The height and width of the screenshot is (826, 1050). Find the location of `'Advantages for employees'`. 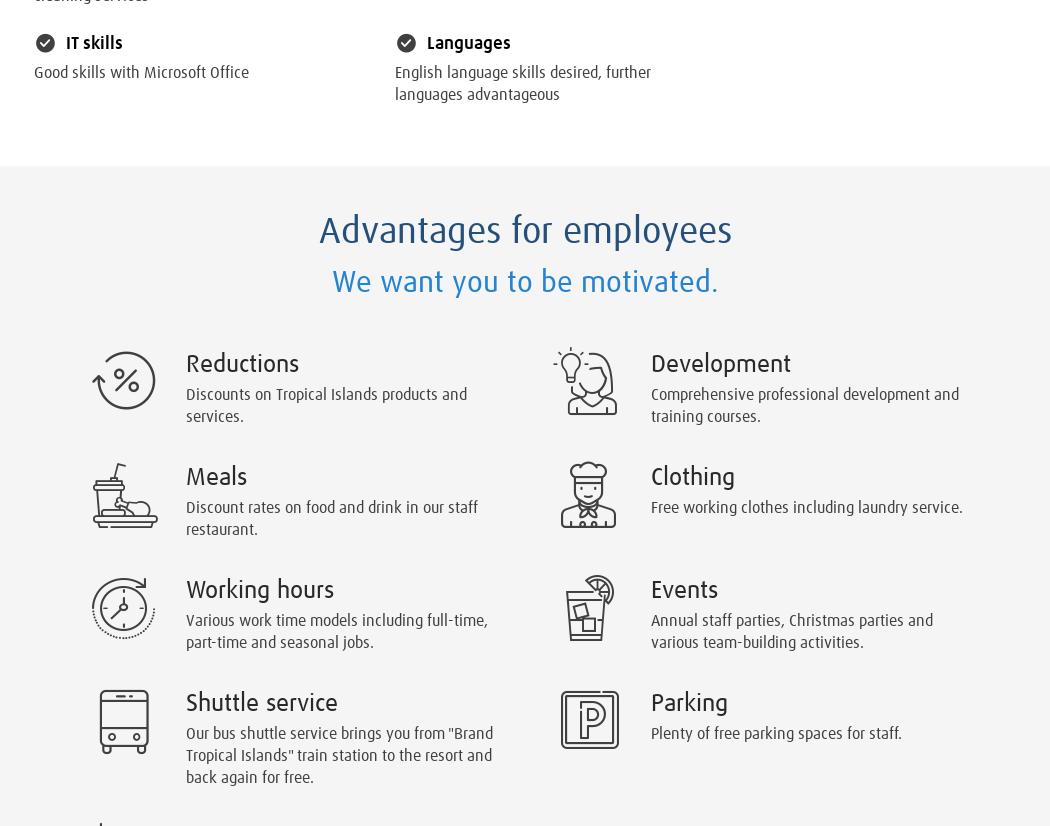

'Advantages for employees' is located at coordinates (523, 231).